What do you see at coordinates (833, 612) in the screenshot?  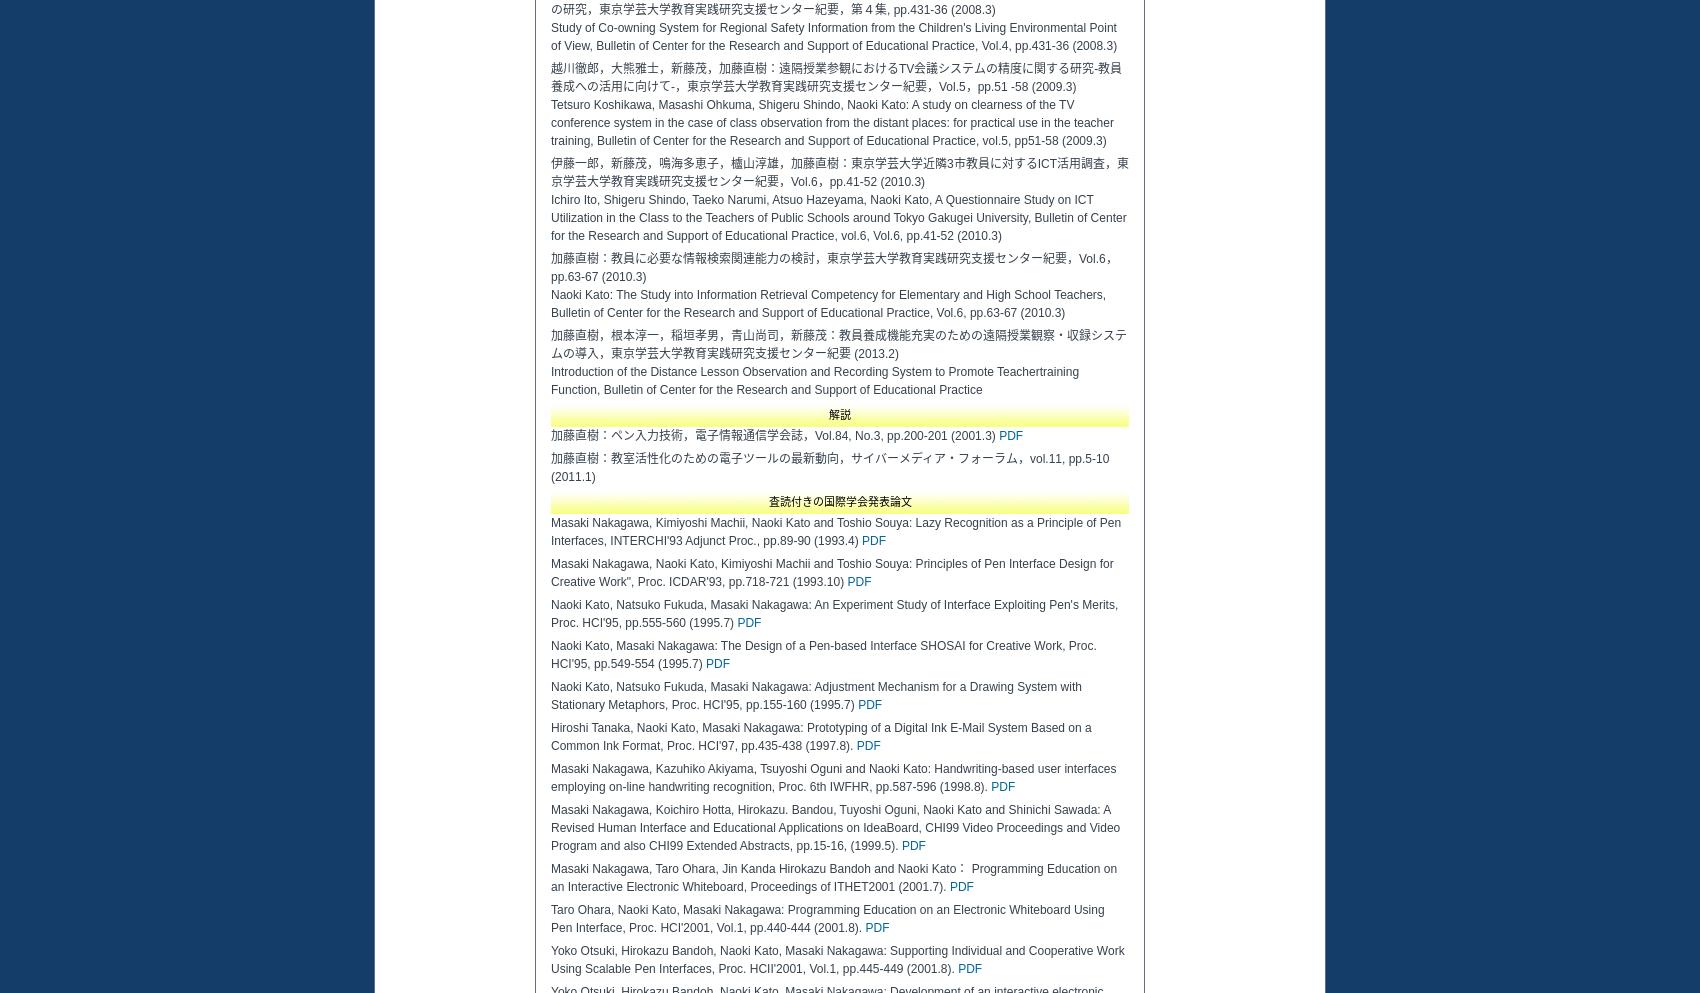 I see `'Naoki Kato, Natsuko Fukuda, Masaki Nakagawa: An Experiment Study of Interface Exploiting Pen's Merits, Proc. HCI'95, pp.555-560 (1995.7)'` at bounding box center [833, 612].